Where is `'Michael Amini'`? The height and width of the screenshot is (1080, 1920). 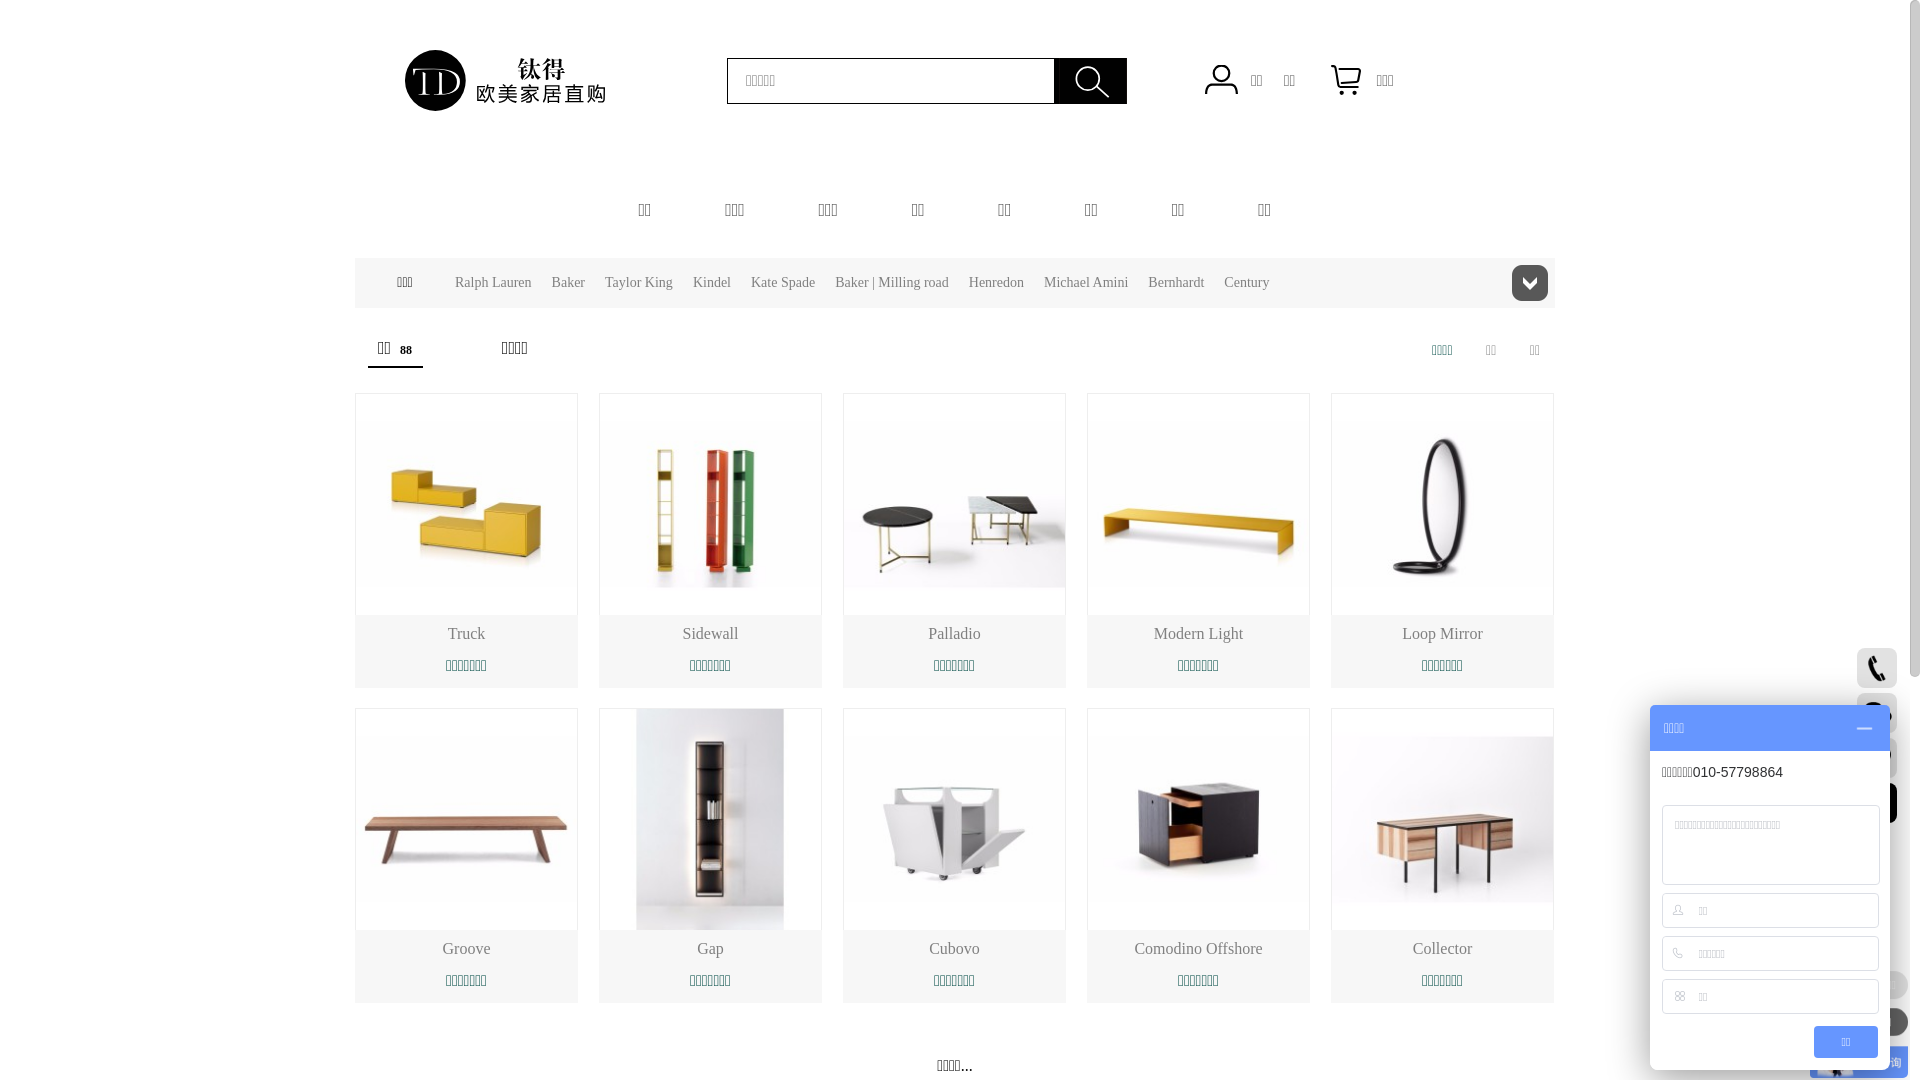
'Michael Amini' is located at coordinates (1084, 282).